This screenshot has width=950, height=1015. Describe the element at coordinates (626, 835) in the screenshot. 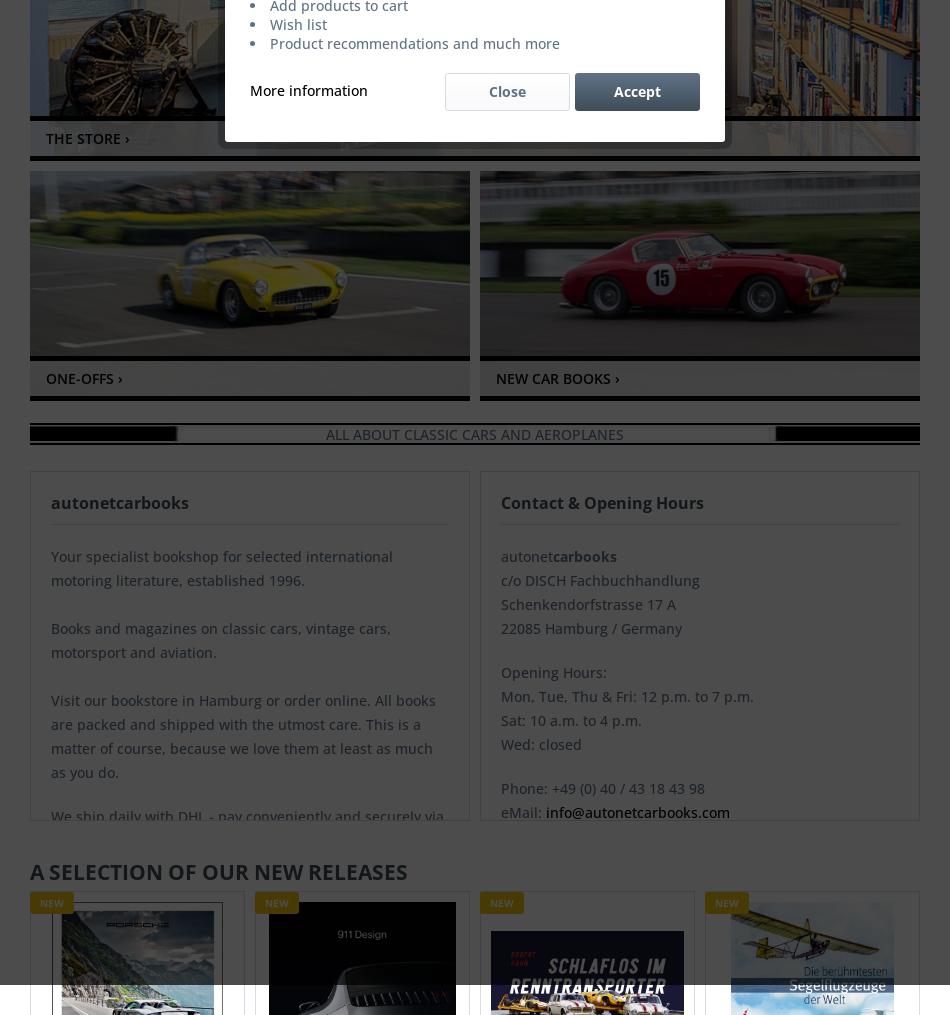

I see `'Parking: directly in front of the door'` at that location.